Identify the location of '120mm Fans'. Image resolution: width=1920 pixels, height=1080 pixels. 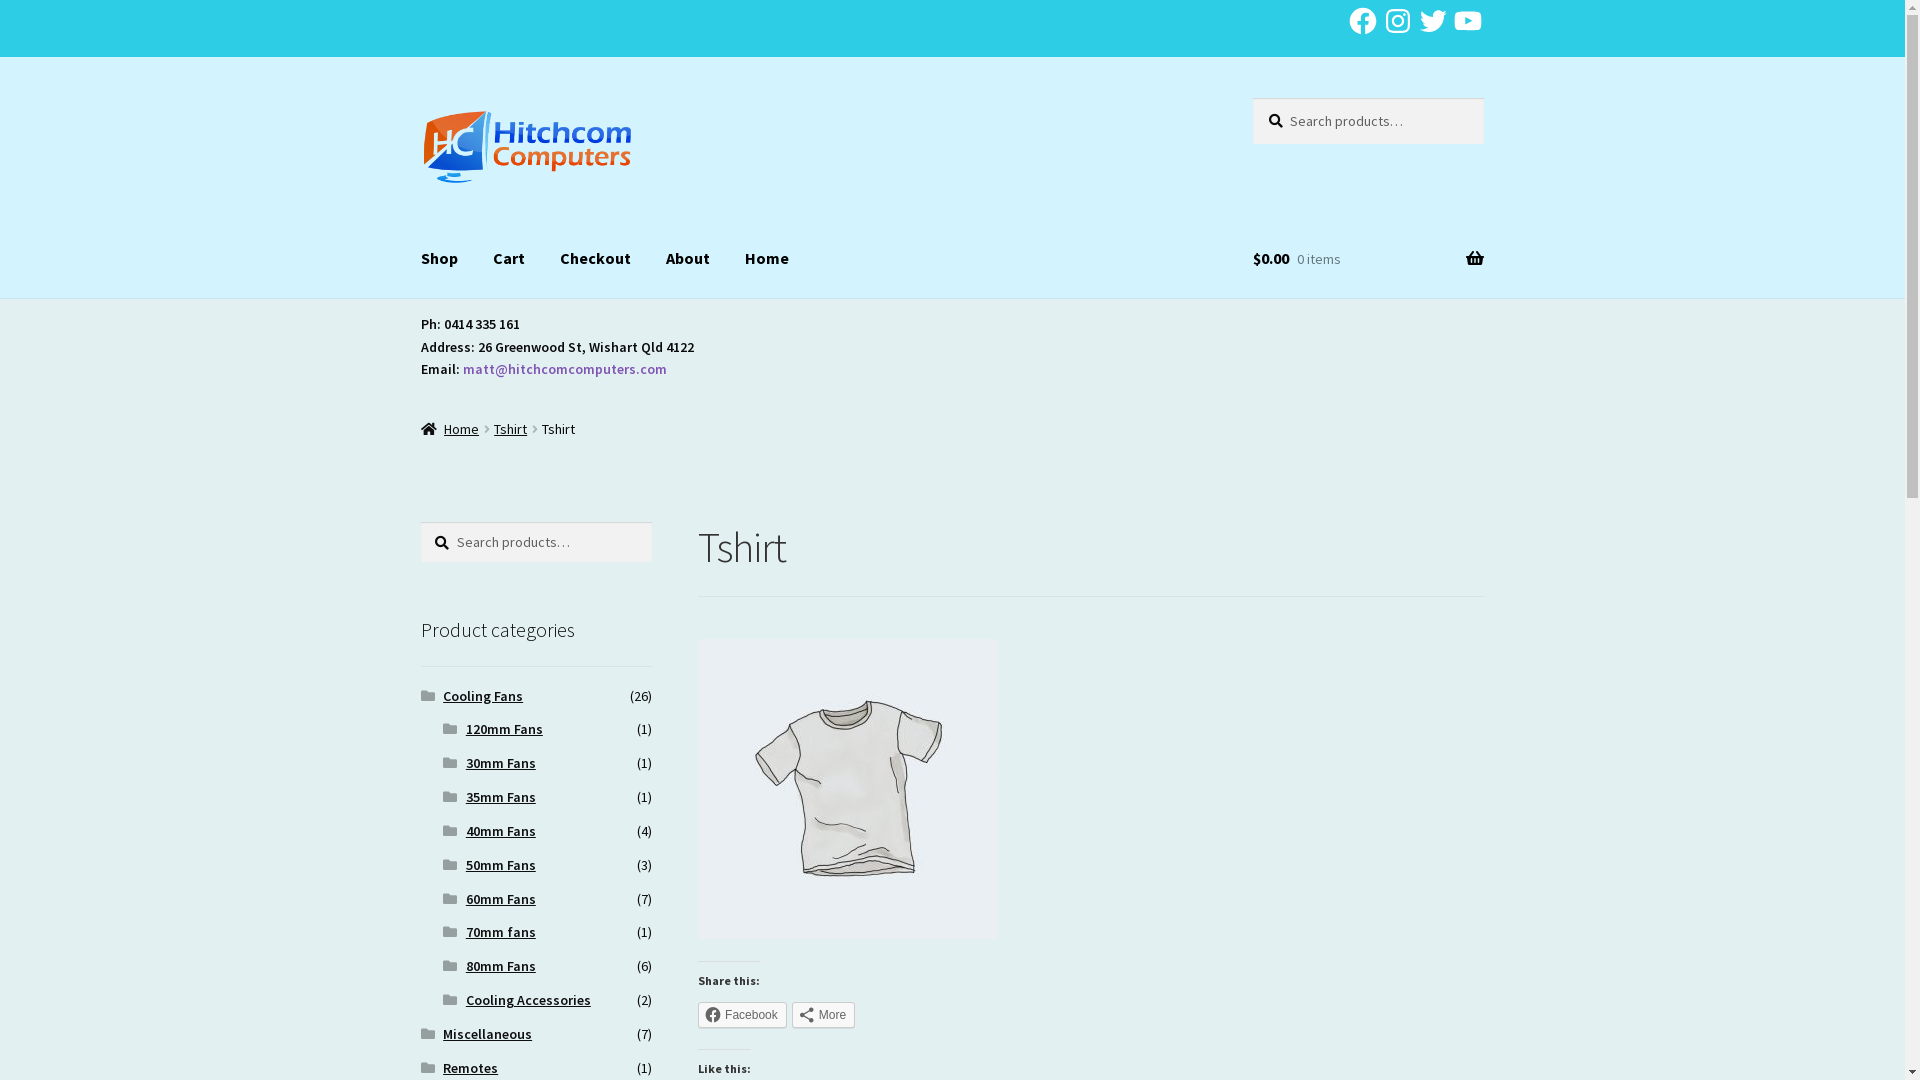
(464, 729).